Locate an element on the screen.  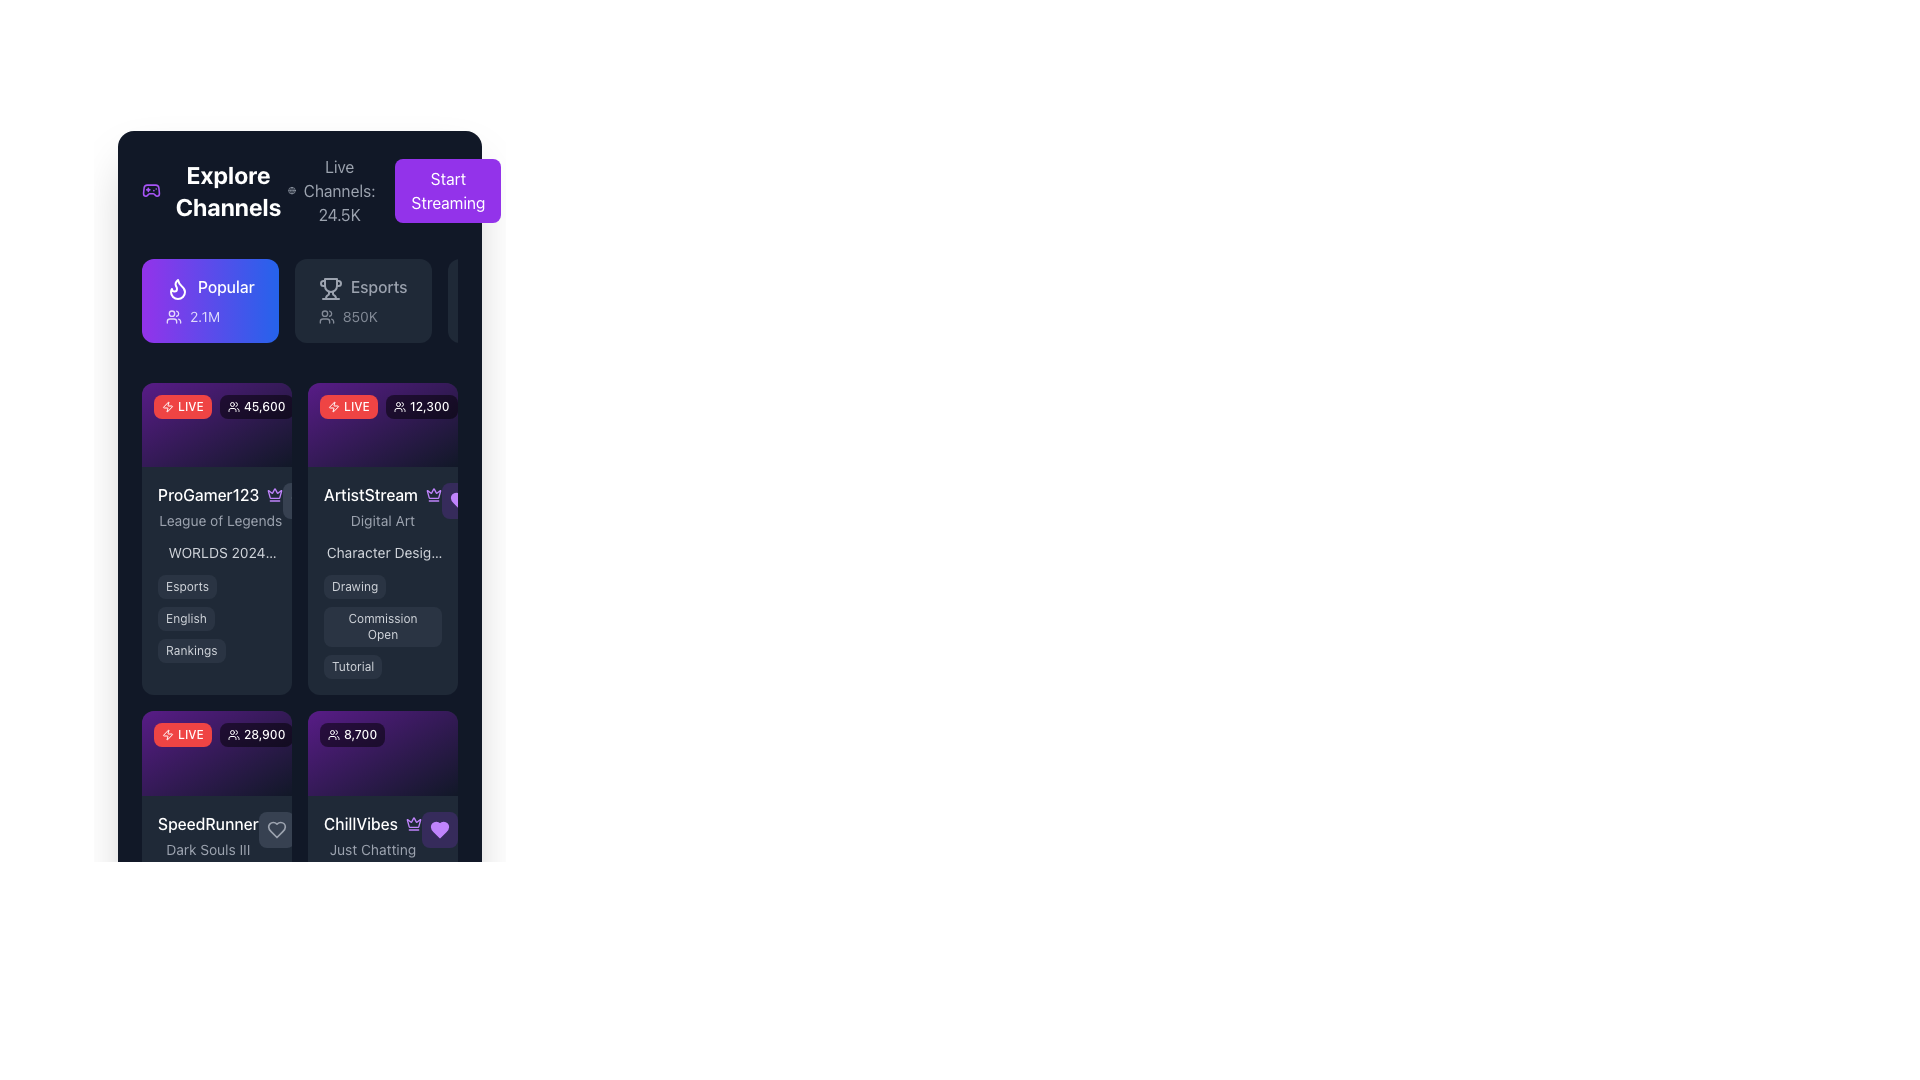
the content block titled 'ProGamer123' that features a description of 'League of Legends', a subtitle 'WORLDS 2024 PRACTICE!', and tags in gray capsules is located at coordinates (216, 573).